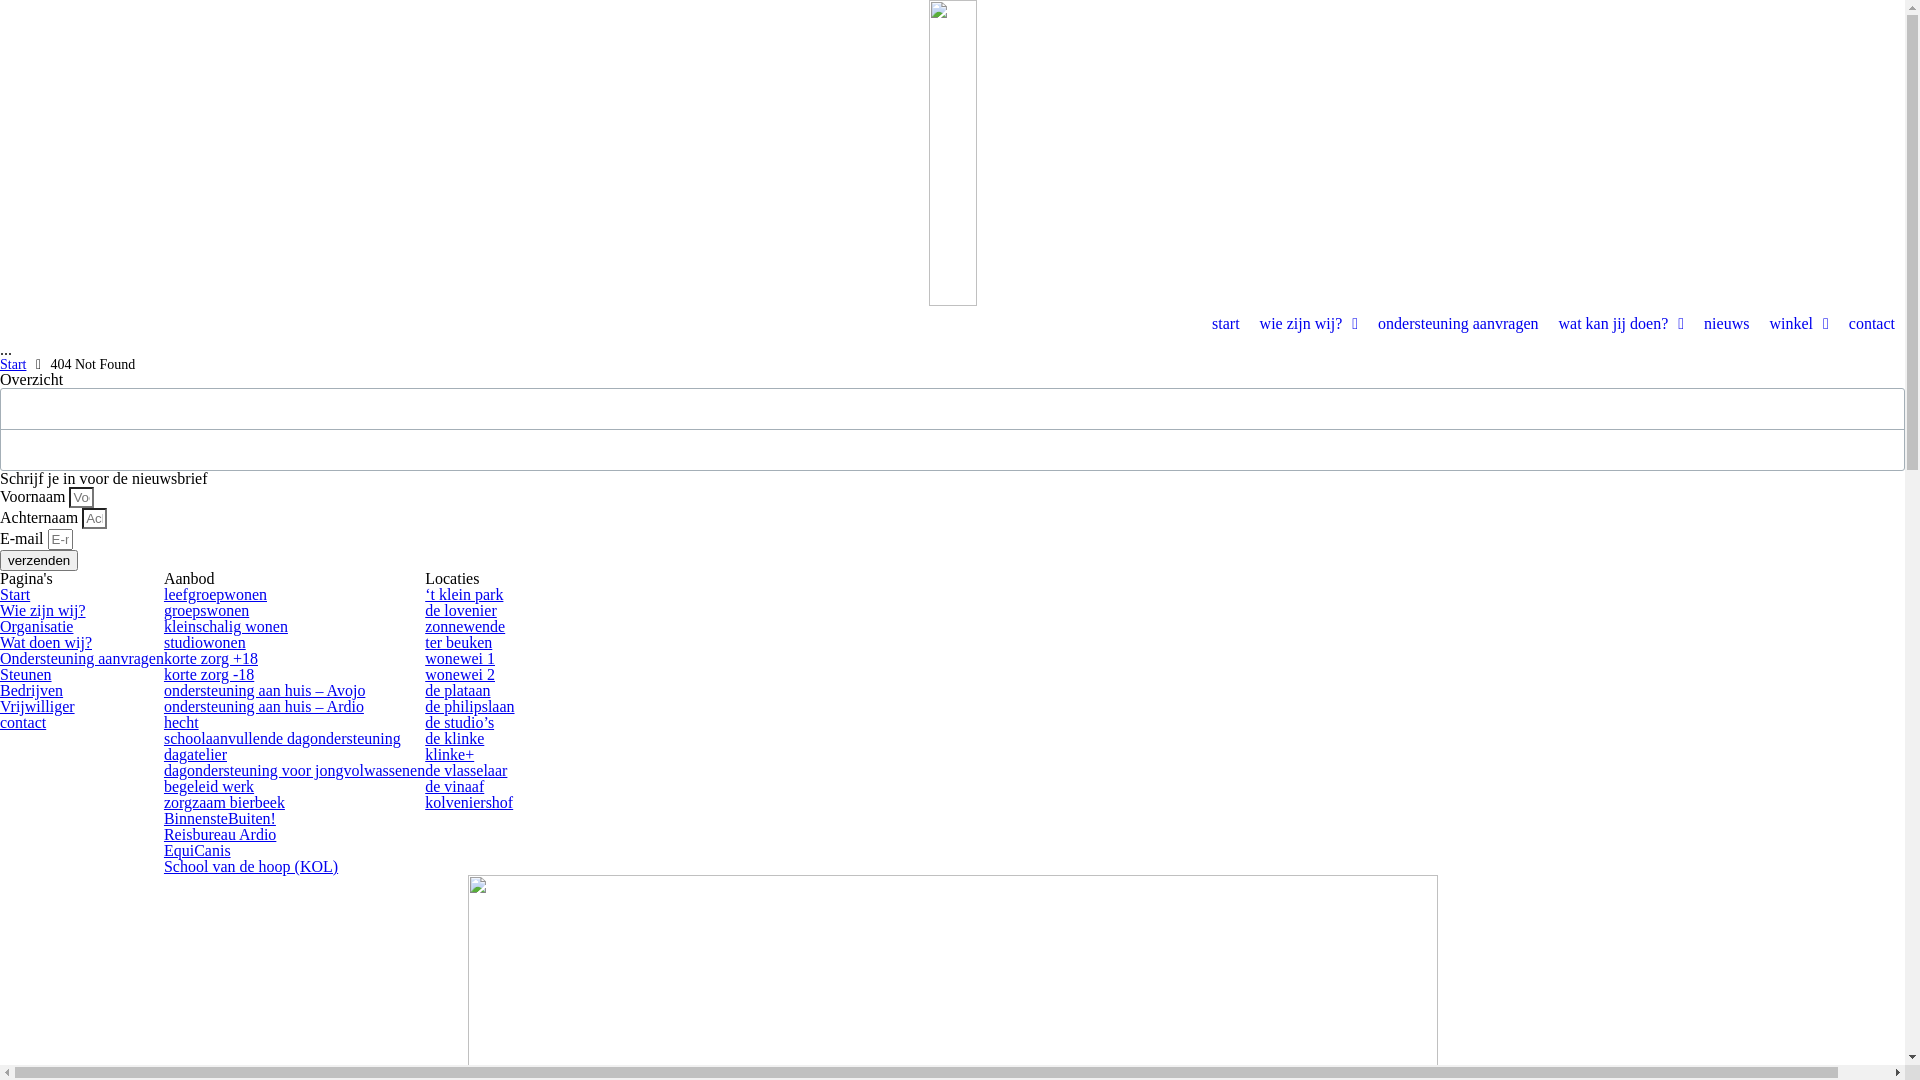  Describe the element at coordinates (25, 674) in the screenshot. I see `'Steunen'` at that location.